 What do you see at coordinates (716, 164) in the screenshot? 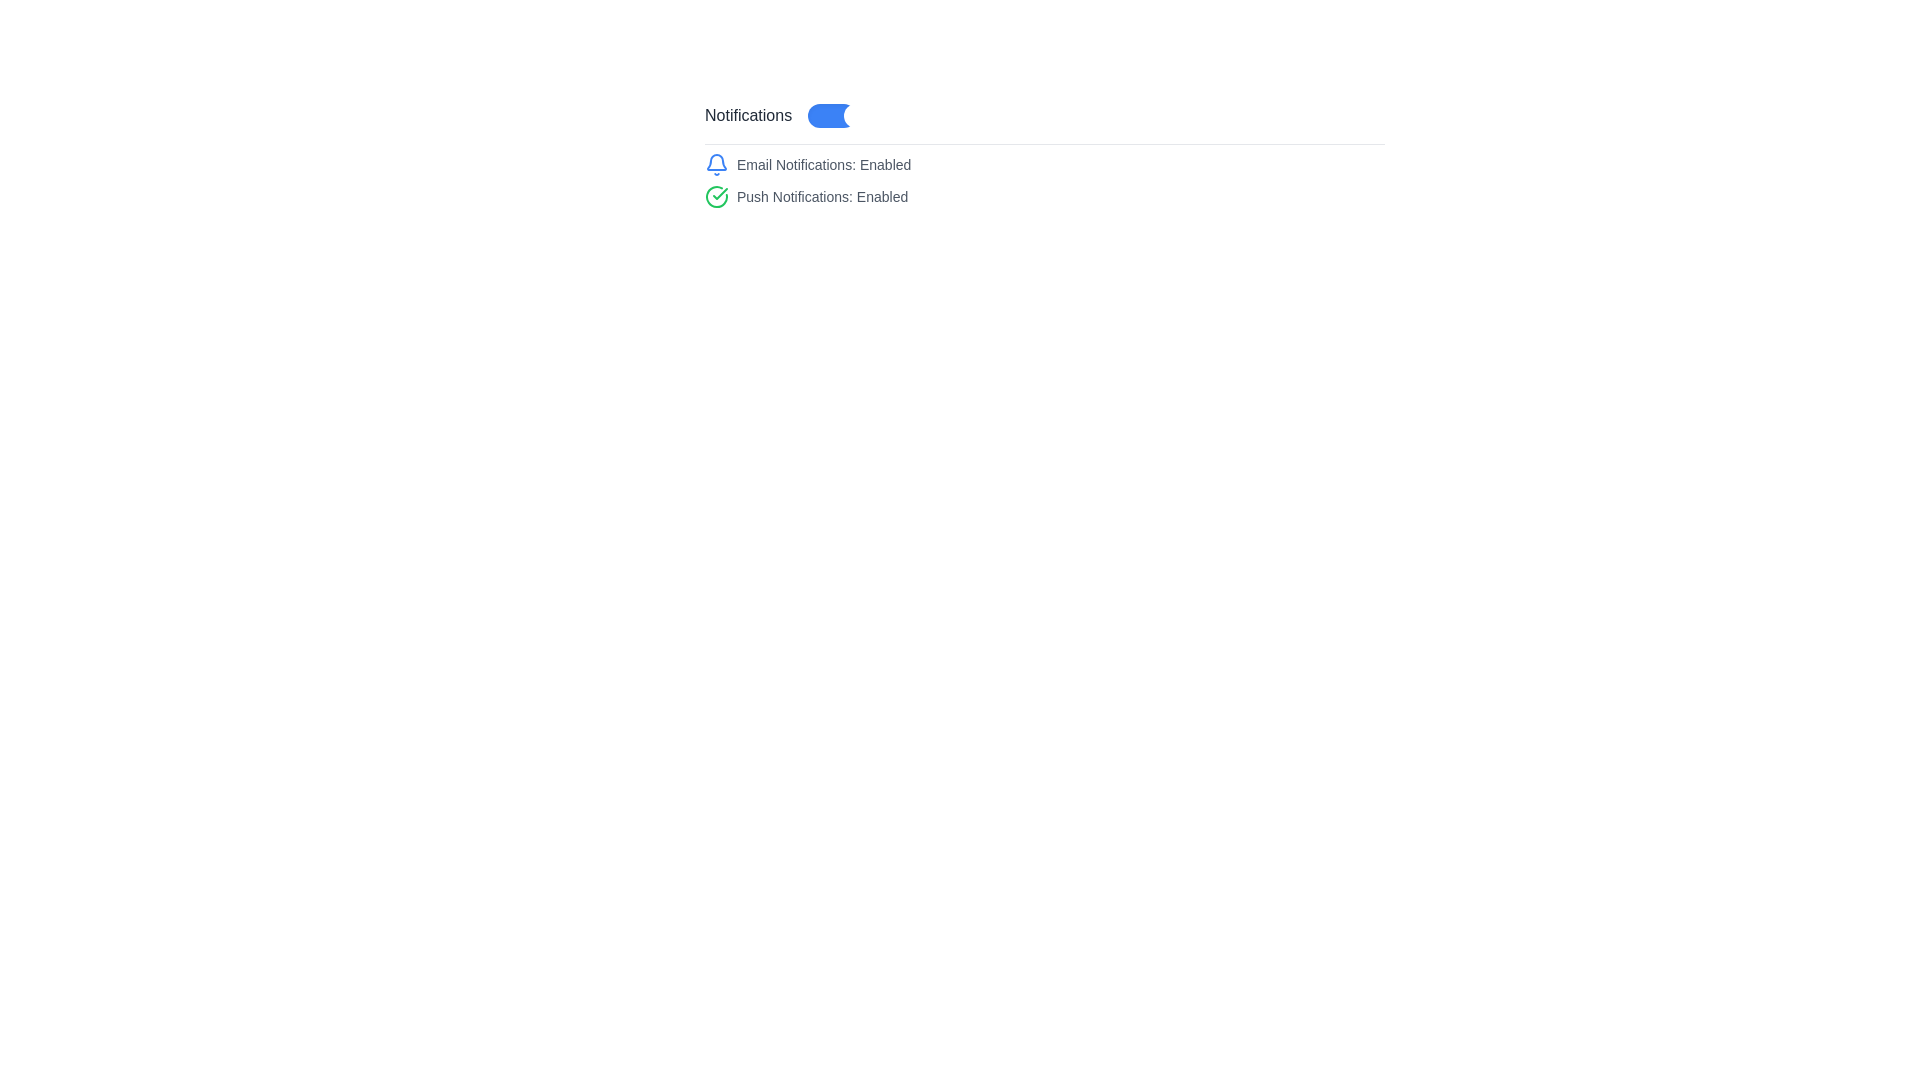
I see `the email notification icon, which visually indicates email notification settings and is located below the 'Notifications' toggle, in front of the text 'Email Notifications: Enabled'` at bounding box center [716, 164].